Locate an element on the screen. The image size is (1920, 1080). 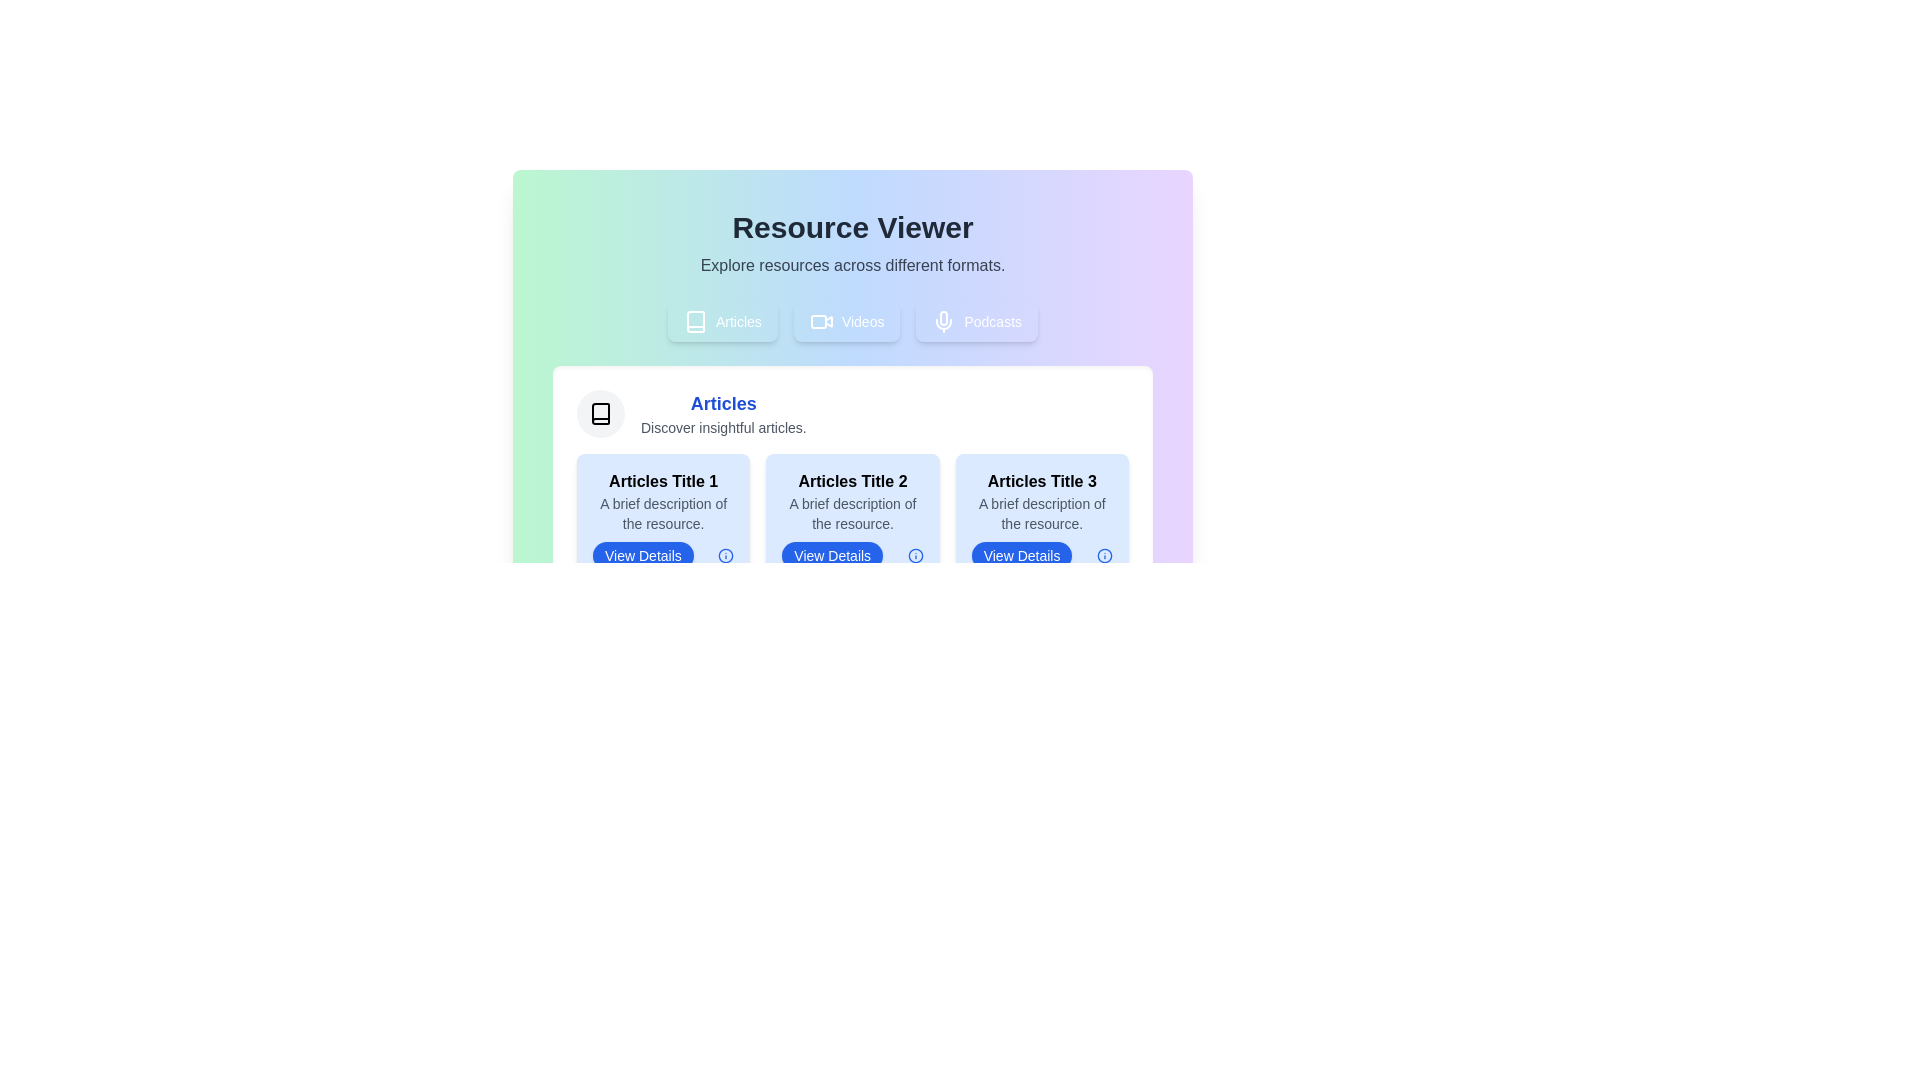
the 'View Details' button with white text on a blue background located at the bottom-left corner of the card labeled 'Articles Title 1' is located at coordinates (643, 555).